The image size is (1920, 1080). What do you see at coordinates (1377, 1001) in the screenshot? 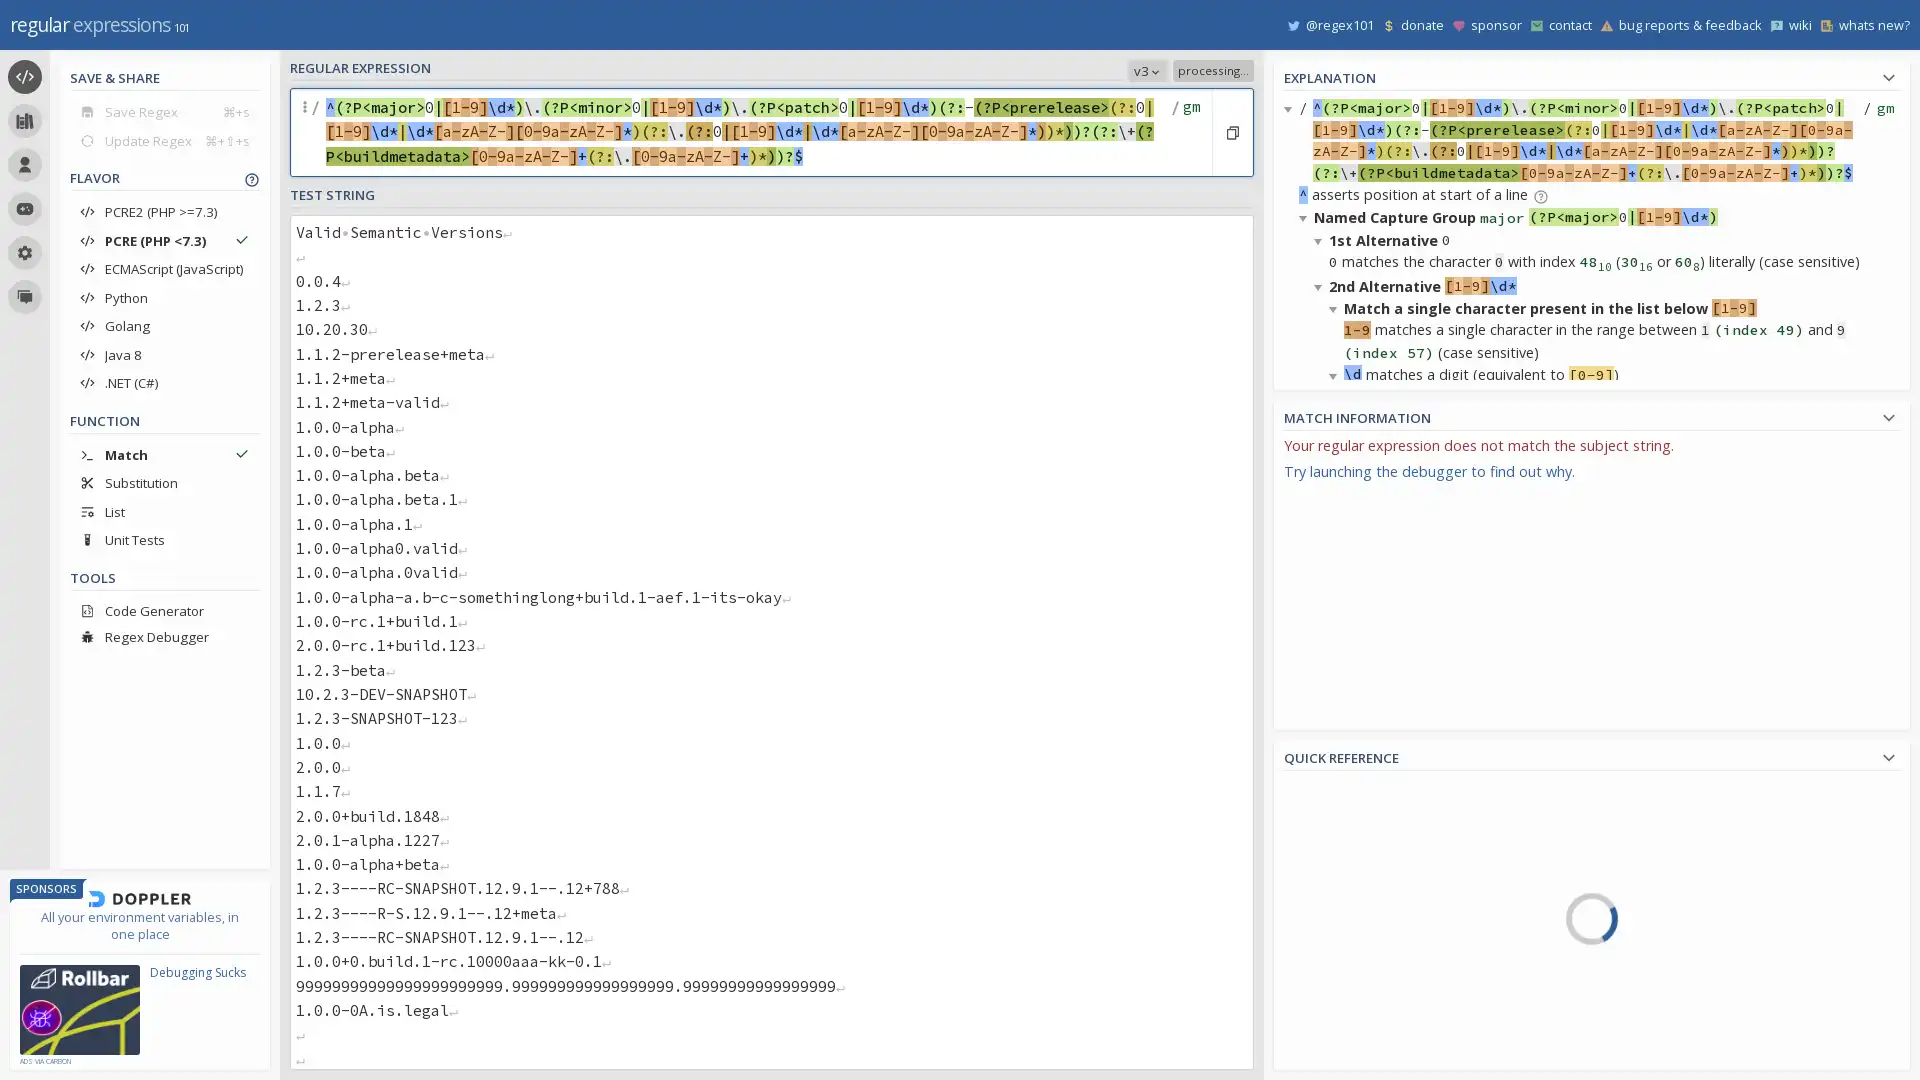
I see `Group Constructs` at bounding box center [1377, 1001].